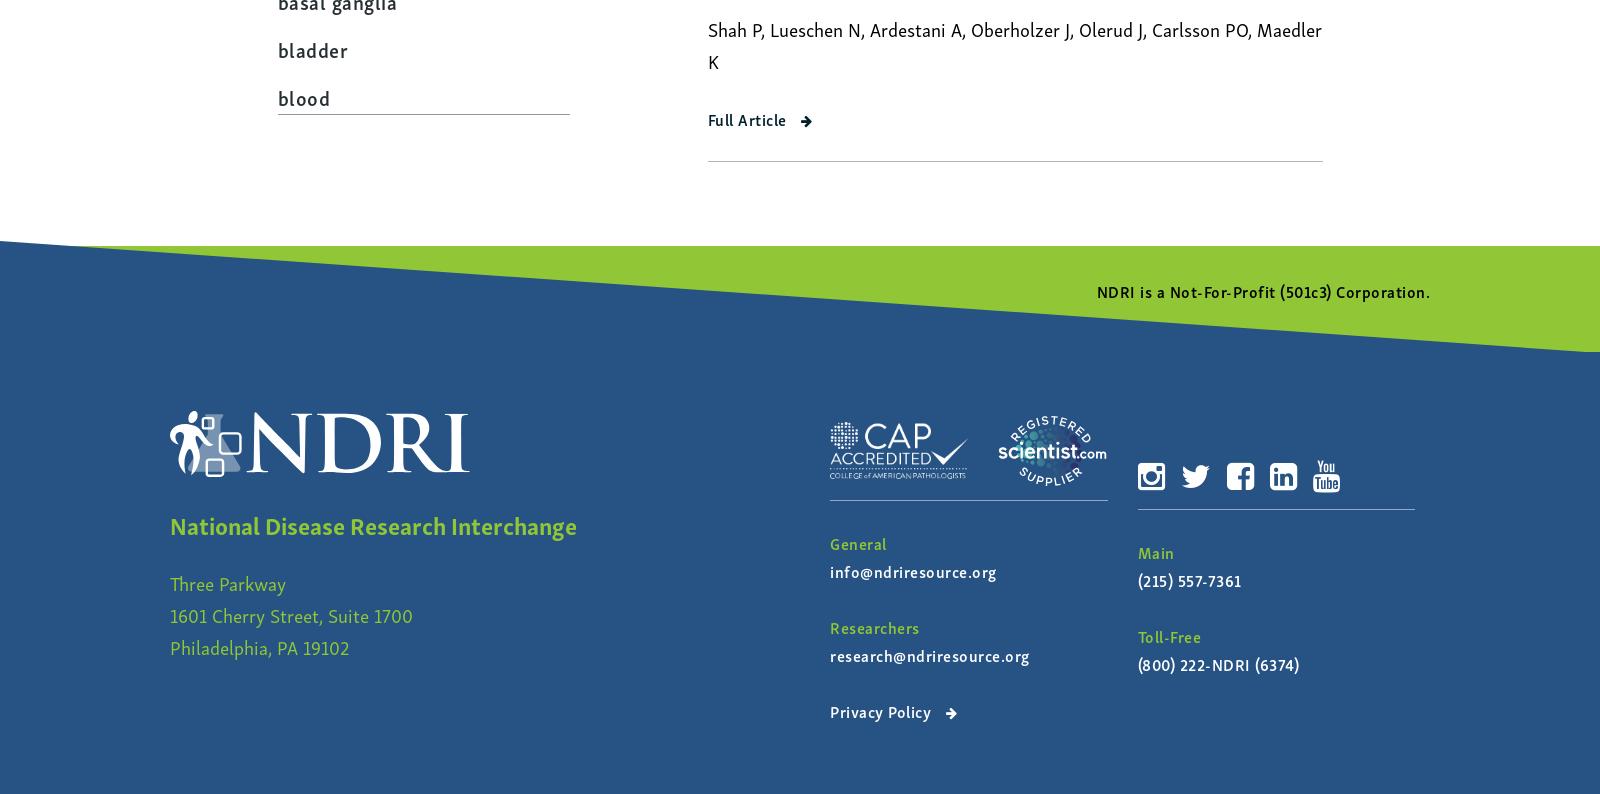 The width and height of the screenshot is (1600, 794). Describe the element at coordinates (300, 190) in the screenshot. I see `'brain'` at that location.